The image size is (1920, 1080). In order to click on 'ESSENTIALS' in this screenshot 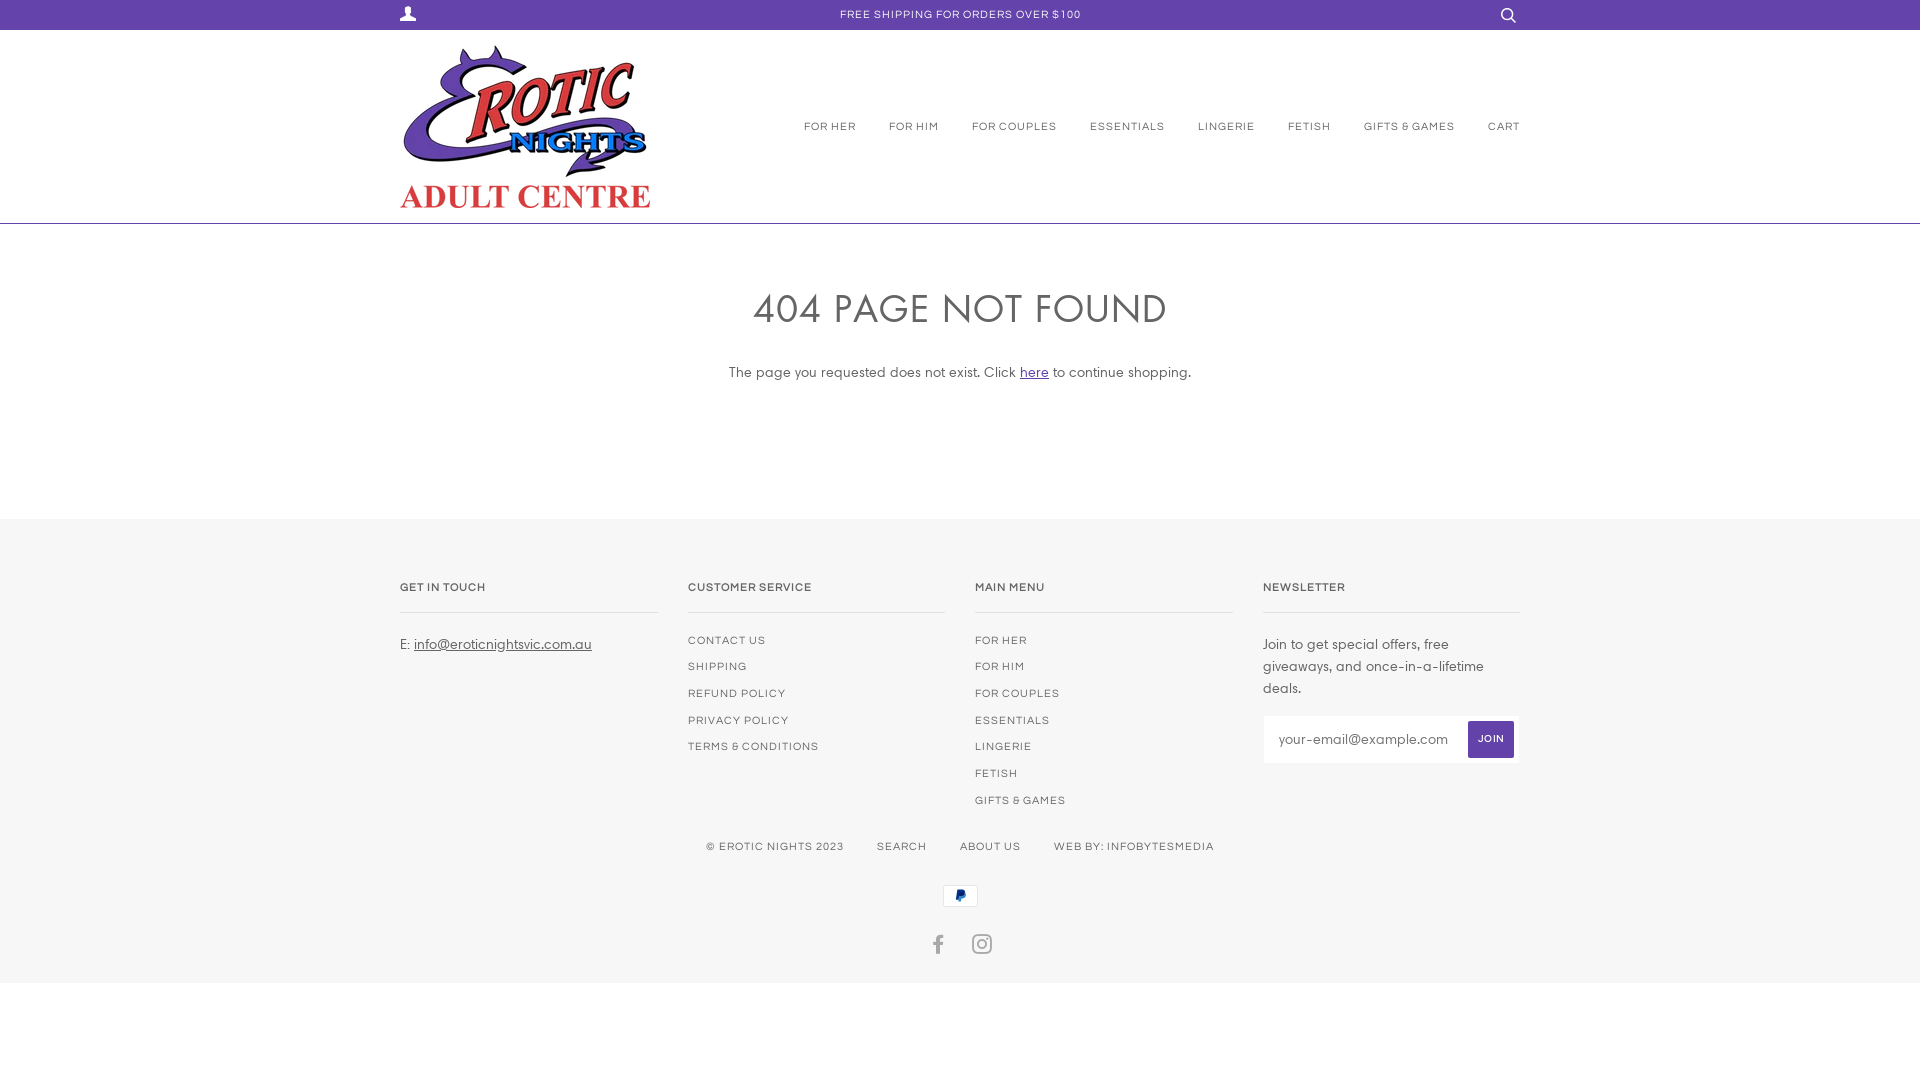, I will do `click(974, 720)`.